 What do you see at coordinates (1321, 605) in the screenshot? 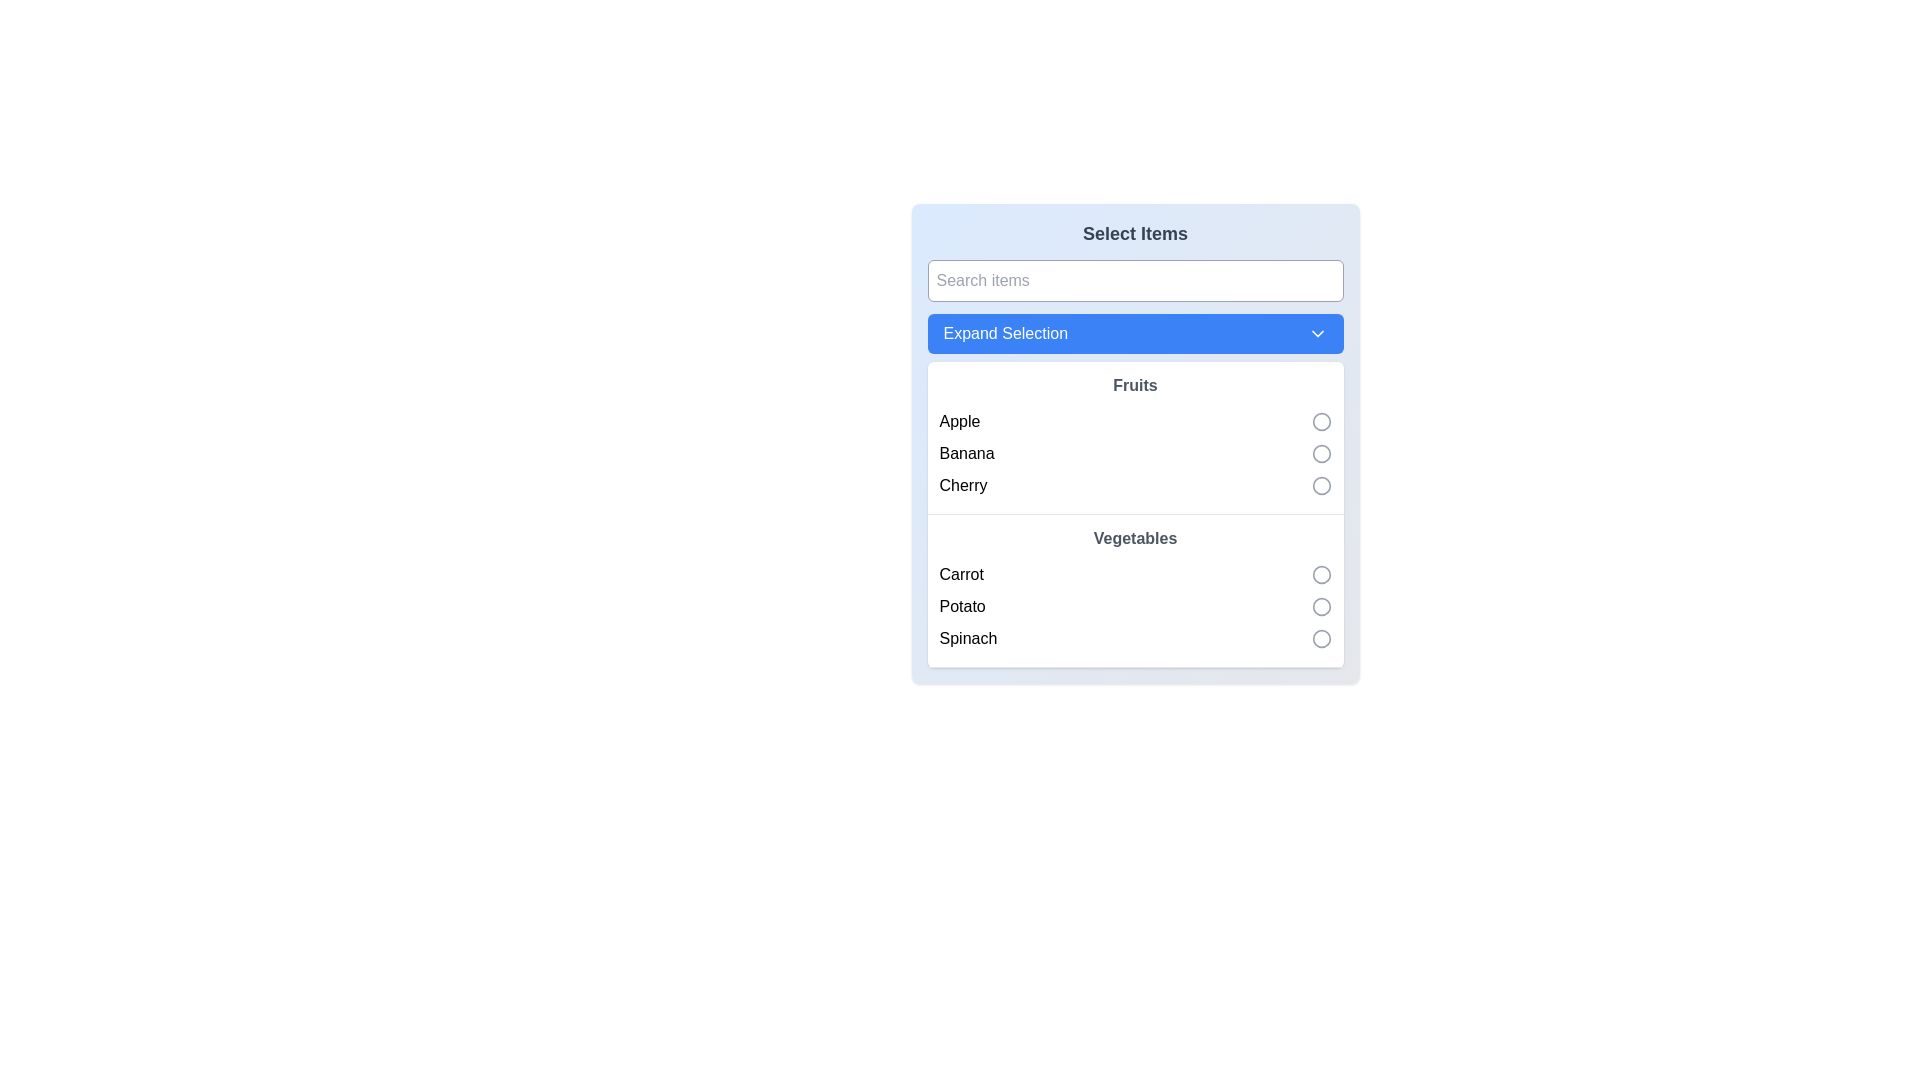
I see `the second radio button under the 'Vegetables' group, aligned horizontally with the label 'Potato'` at bounding box center [1321, 605].